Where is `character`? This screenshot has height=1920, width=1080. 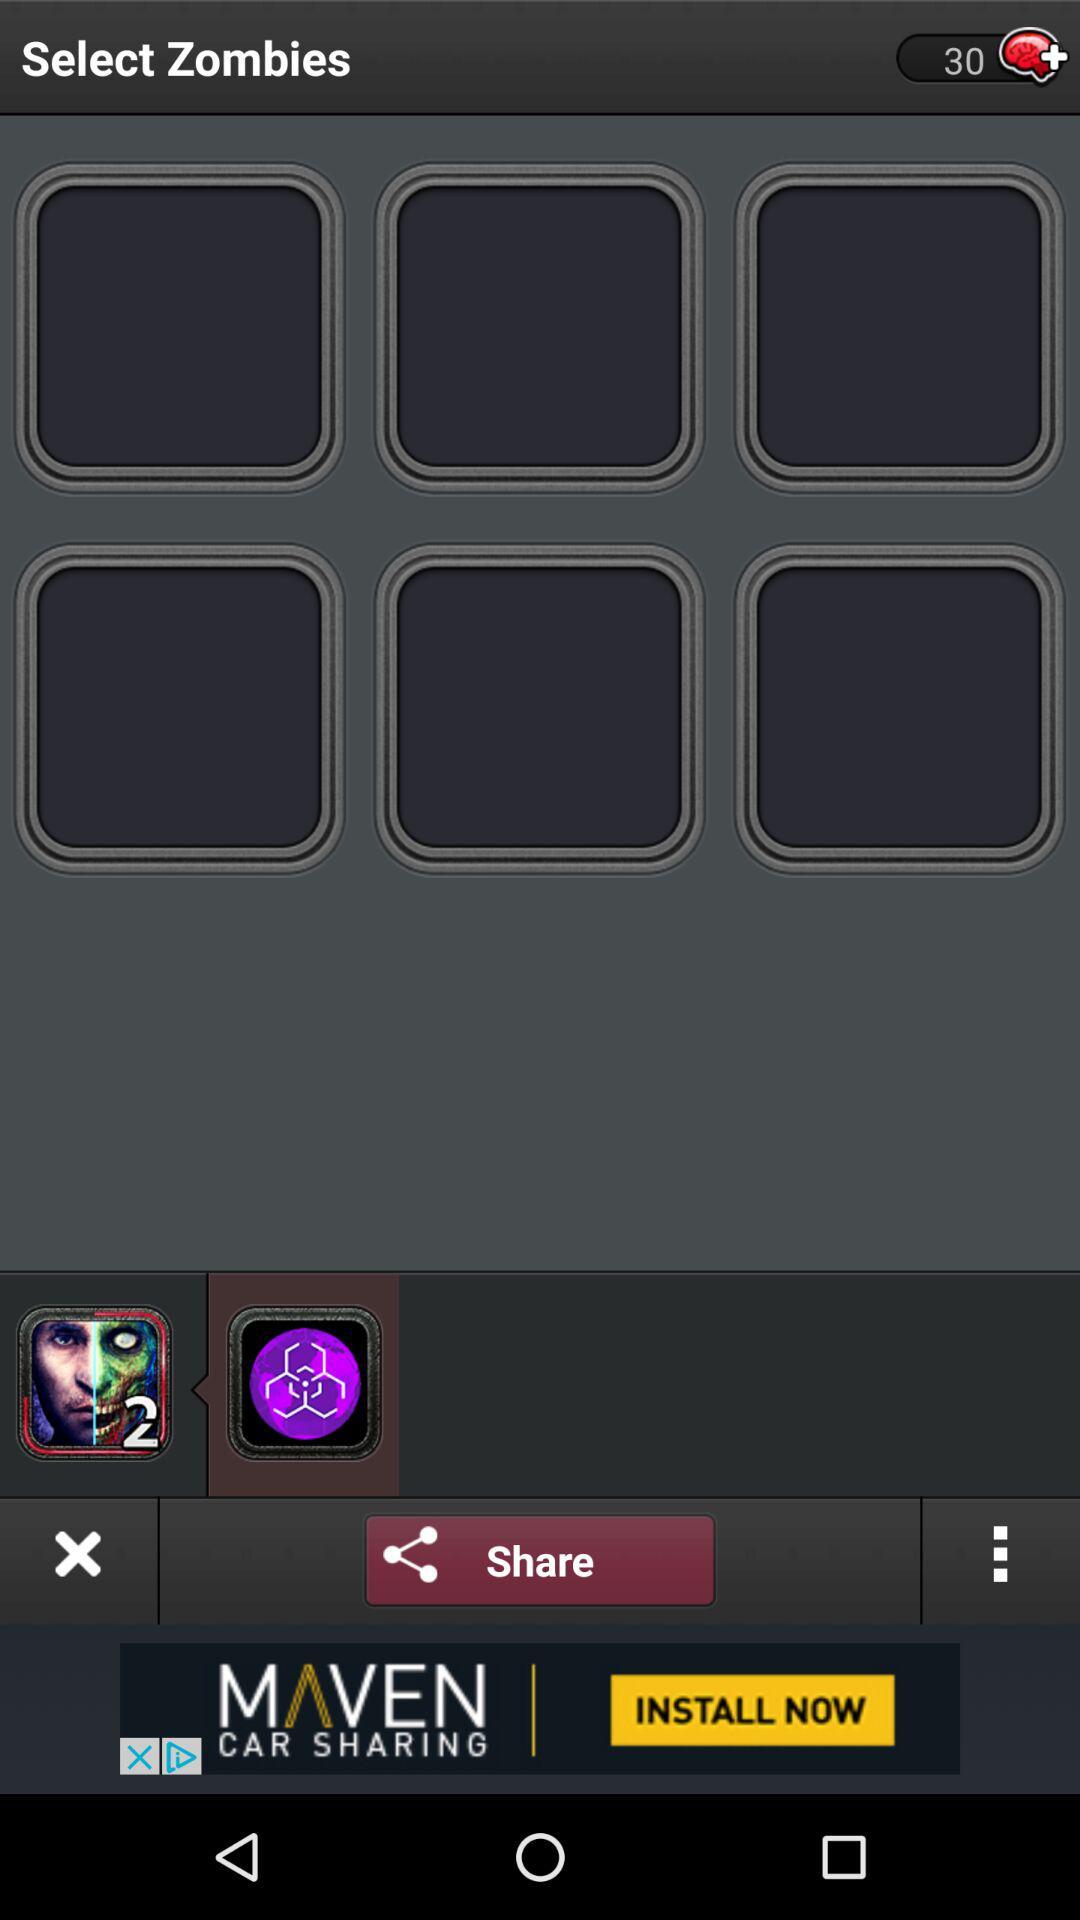 character is located at coordinates (898, 326).